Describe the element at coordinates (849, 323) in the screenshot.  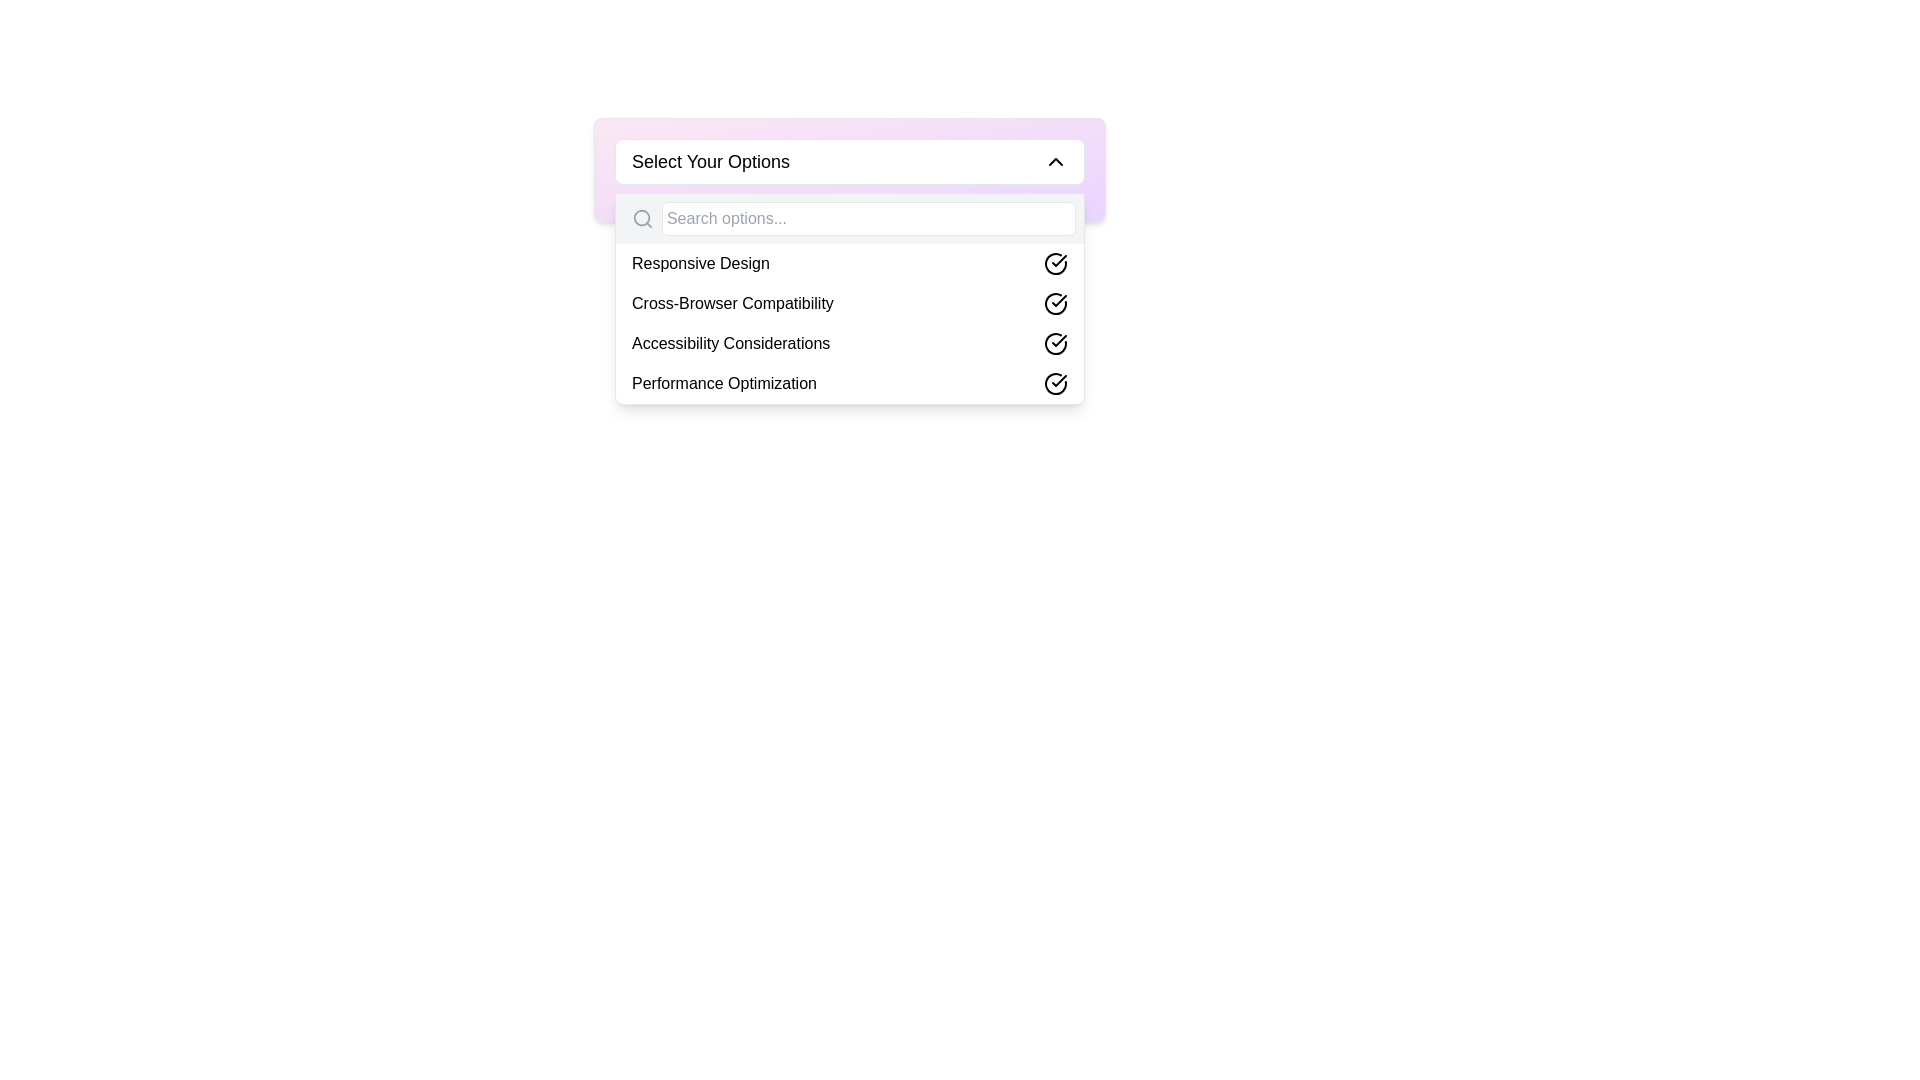
I see `the checkmark of the 'Cross-Browser Compatibility' option in the dropdown menu` at that location.